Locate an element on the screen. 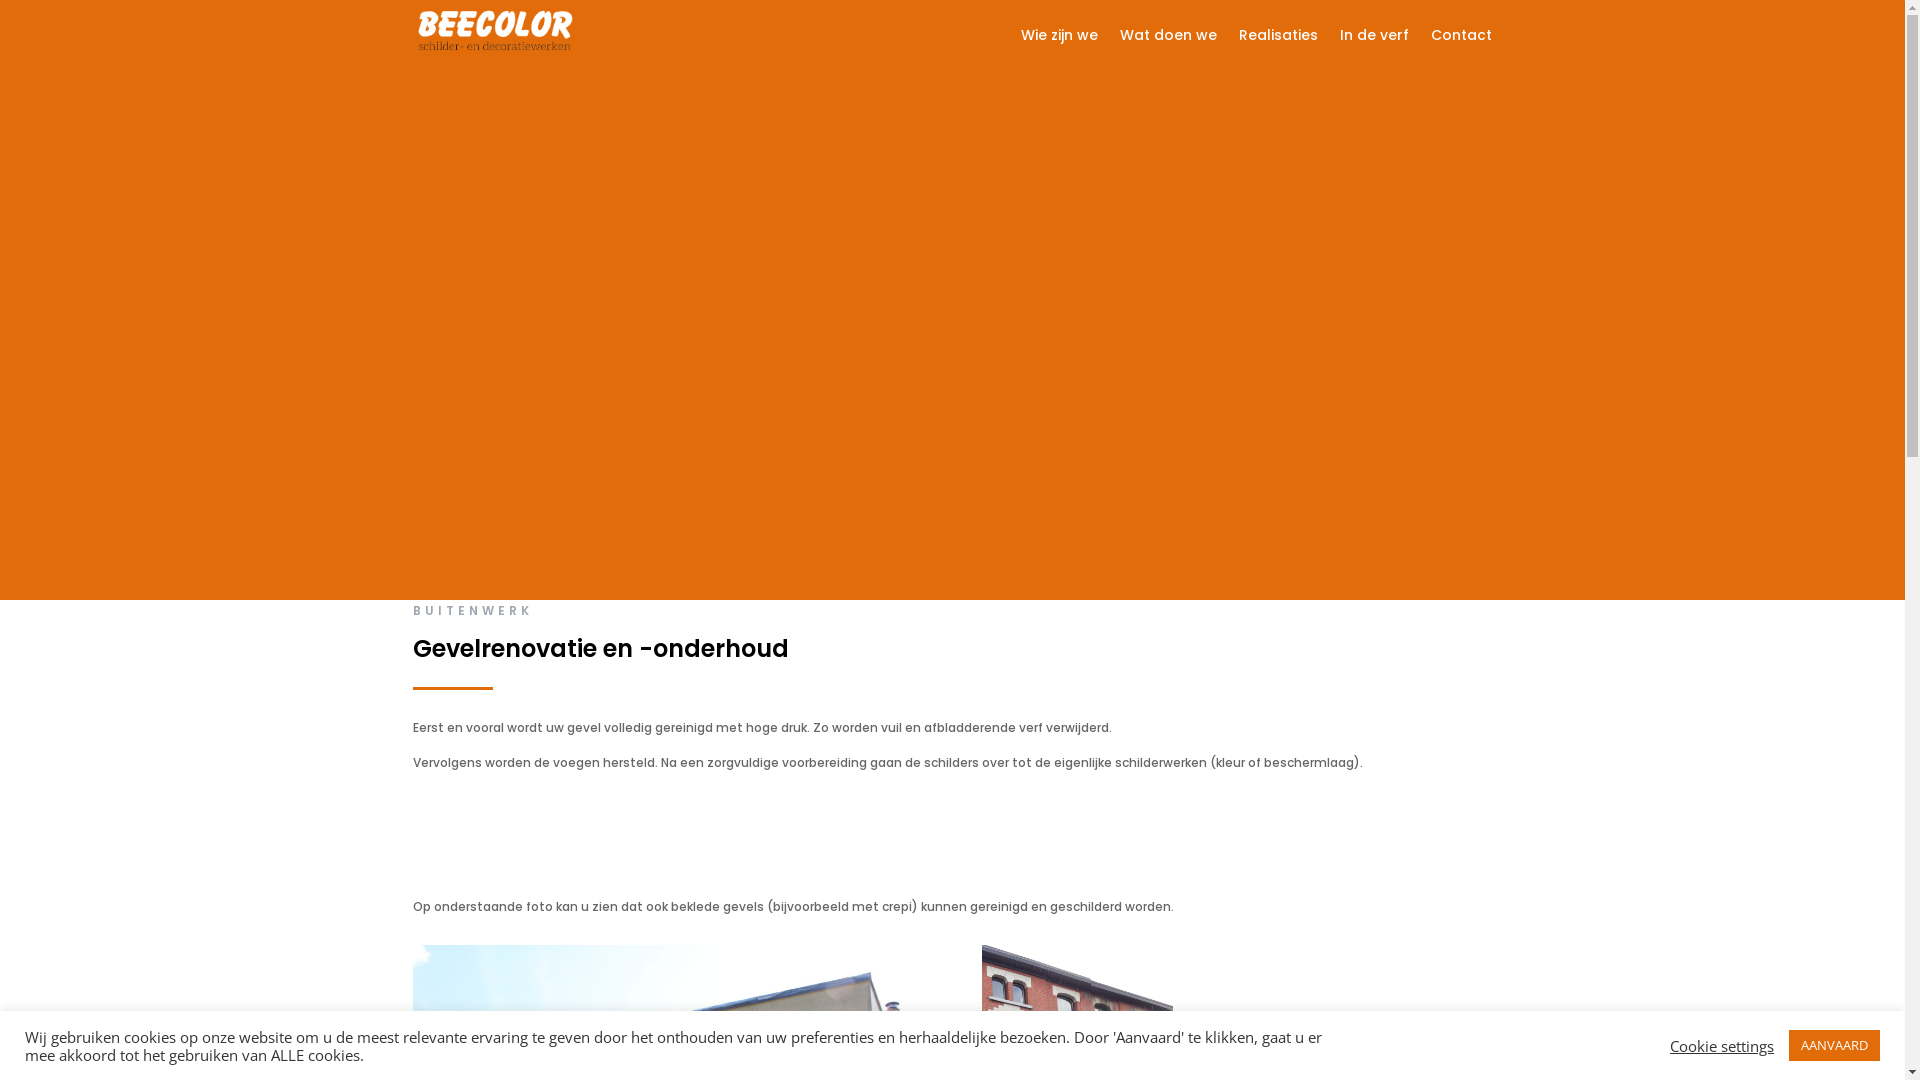 Image resolution: width=1920 pixels, height=1080 pixels. 'Cookie settings' is located at coordinates (1721, 1044).